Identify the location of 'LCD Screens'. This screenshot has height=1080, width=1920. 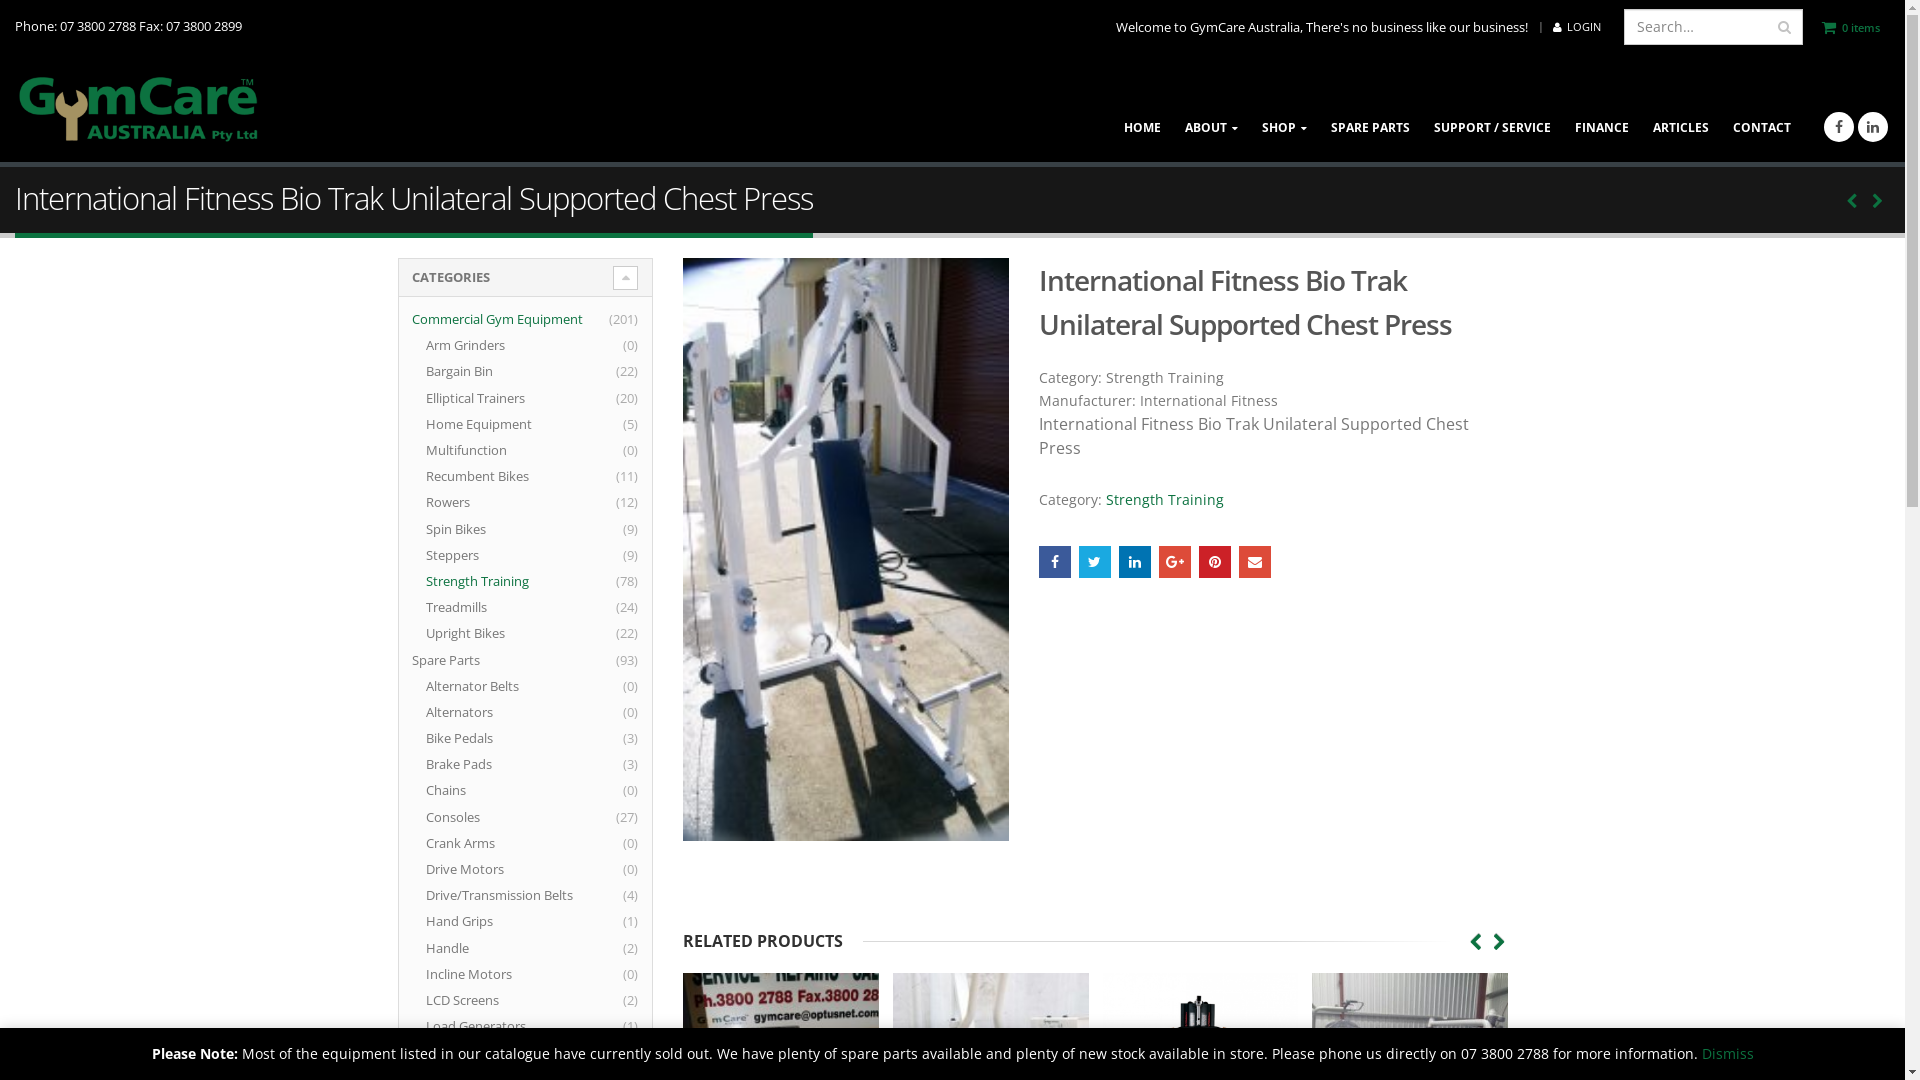
(474, 999).